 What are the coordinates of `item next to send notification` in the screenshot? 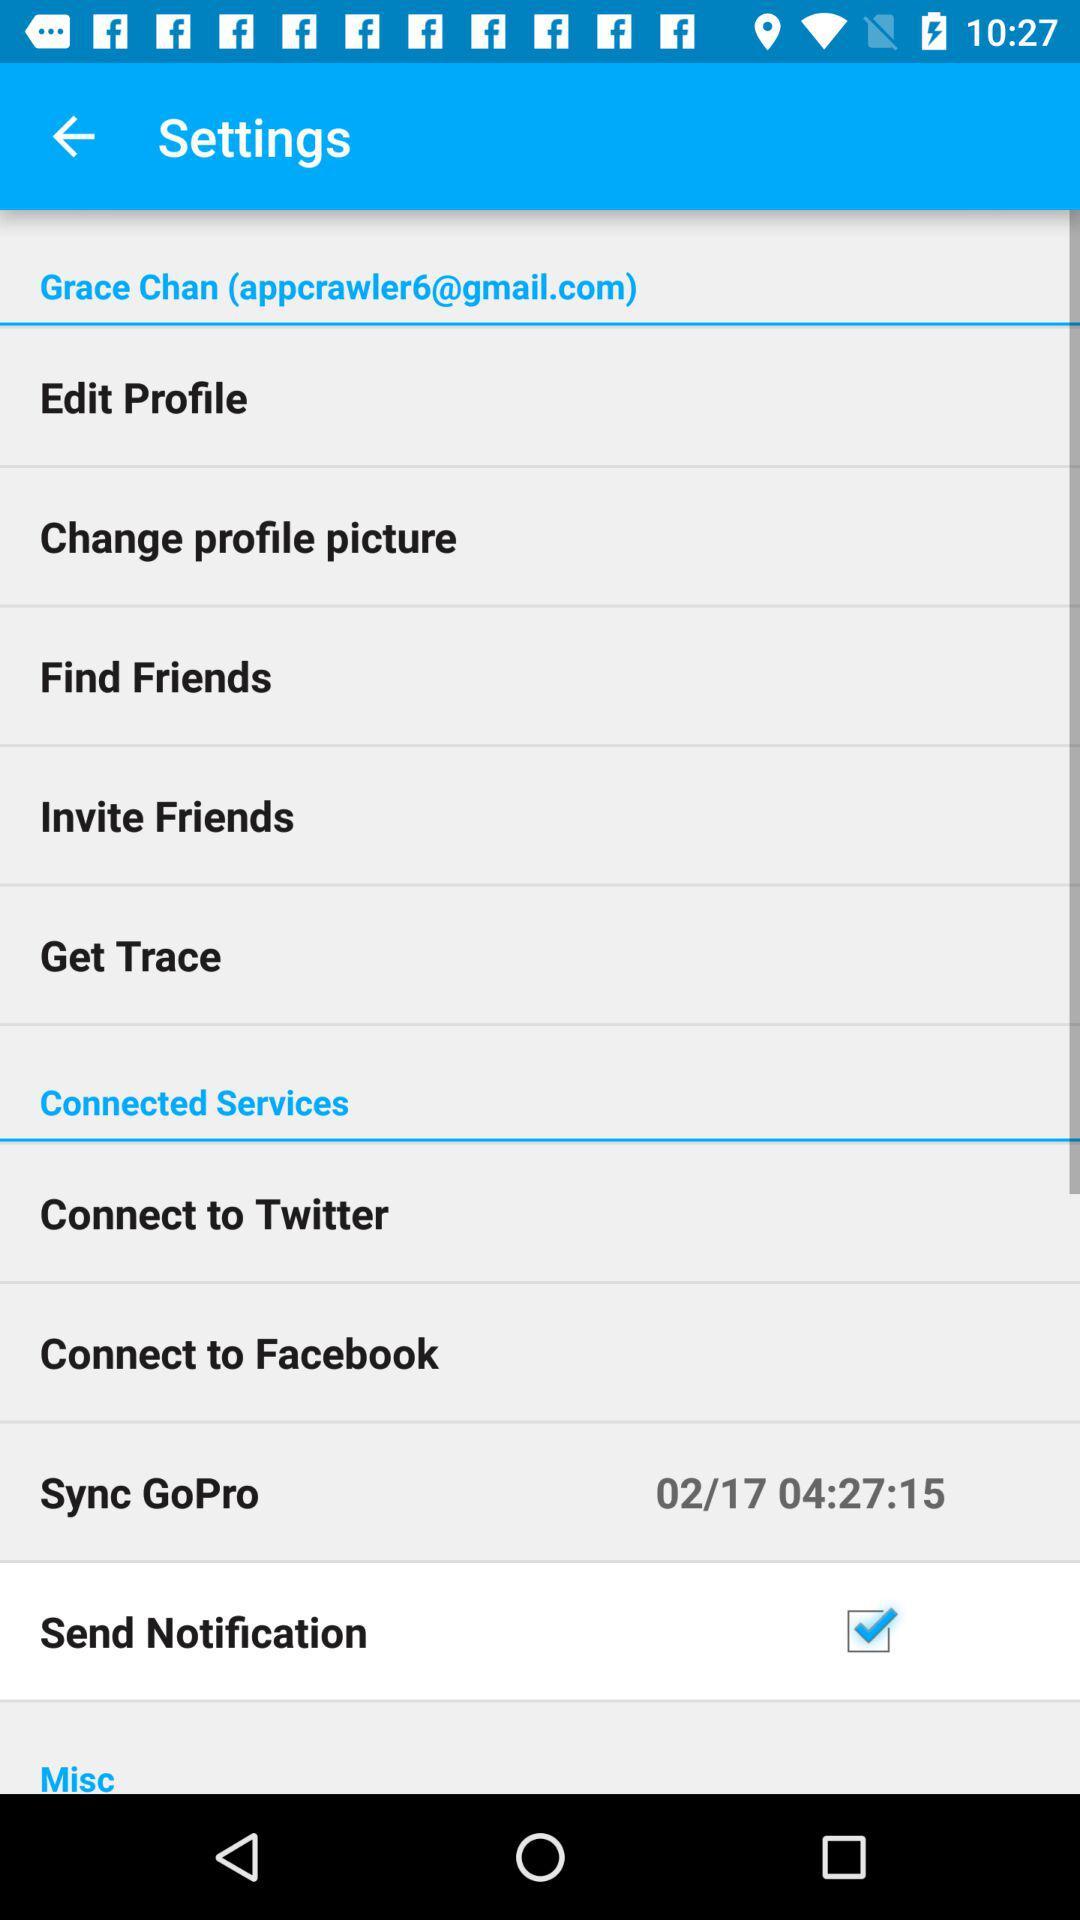 It's located at (952, 1631).